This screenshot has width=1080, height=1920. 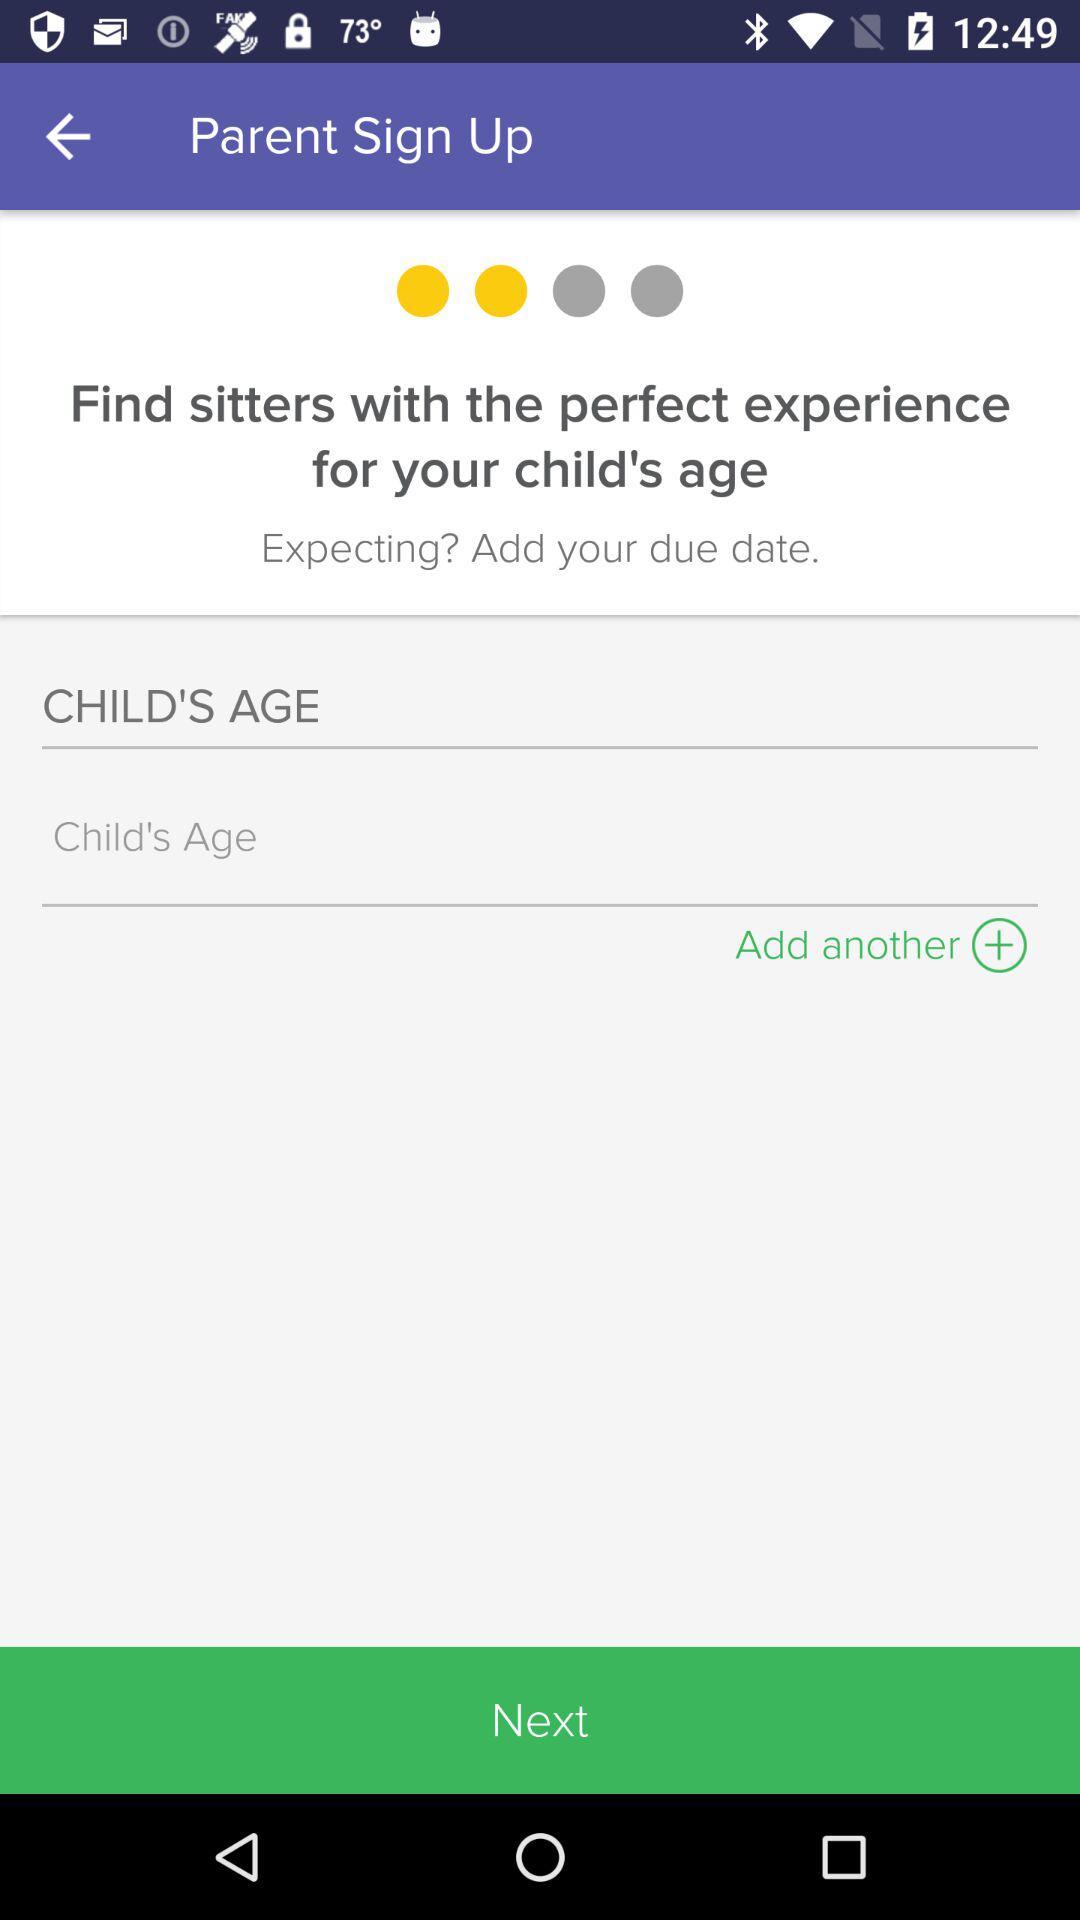 I want to click on child 's age, so click(x=545, y=836).